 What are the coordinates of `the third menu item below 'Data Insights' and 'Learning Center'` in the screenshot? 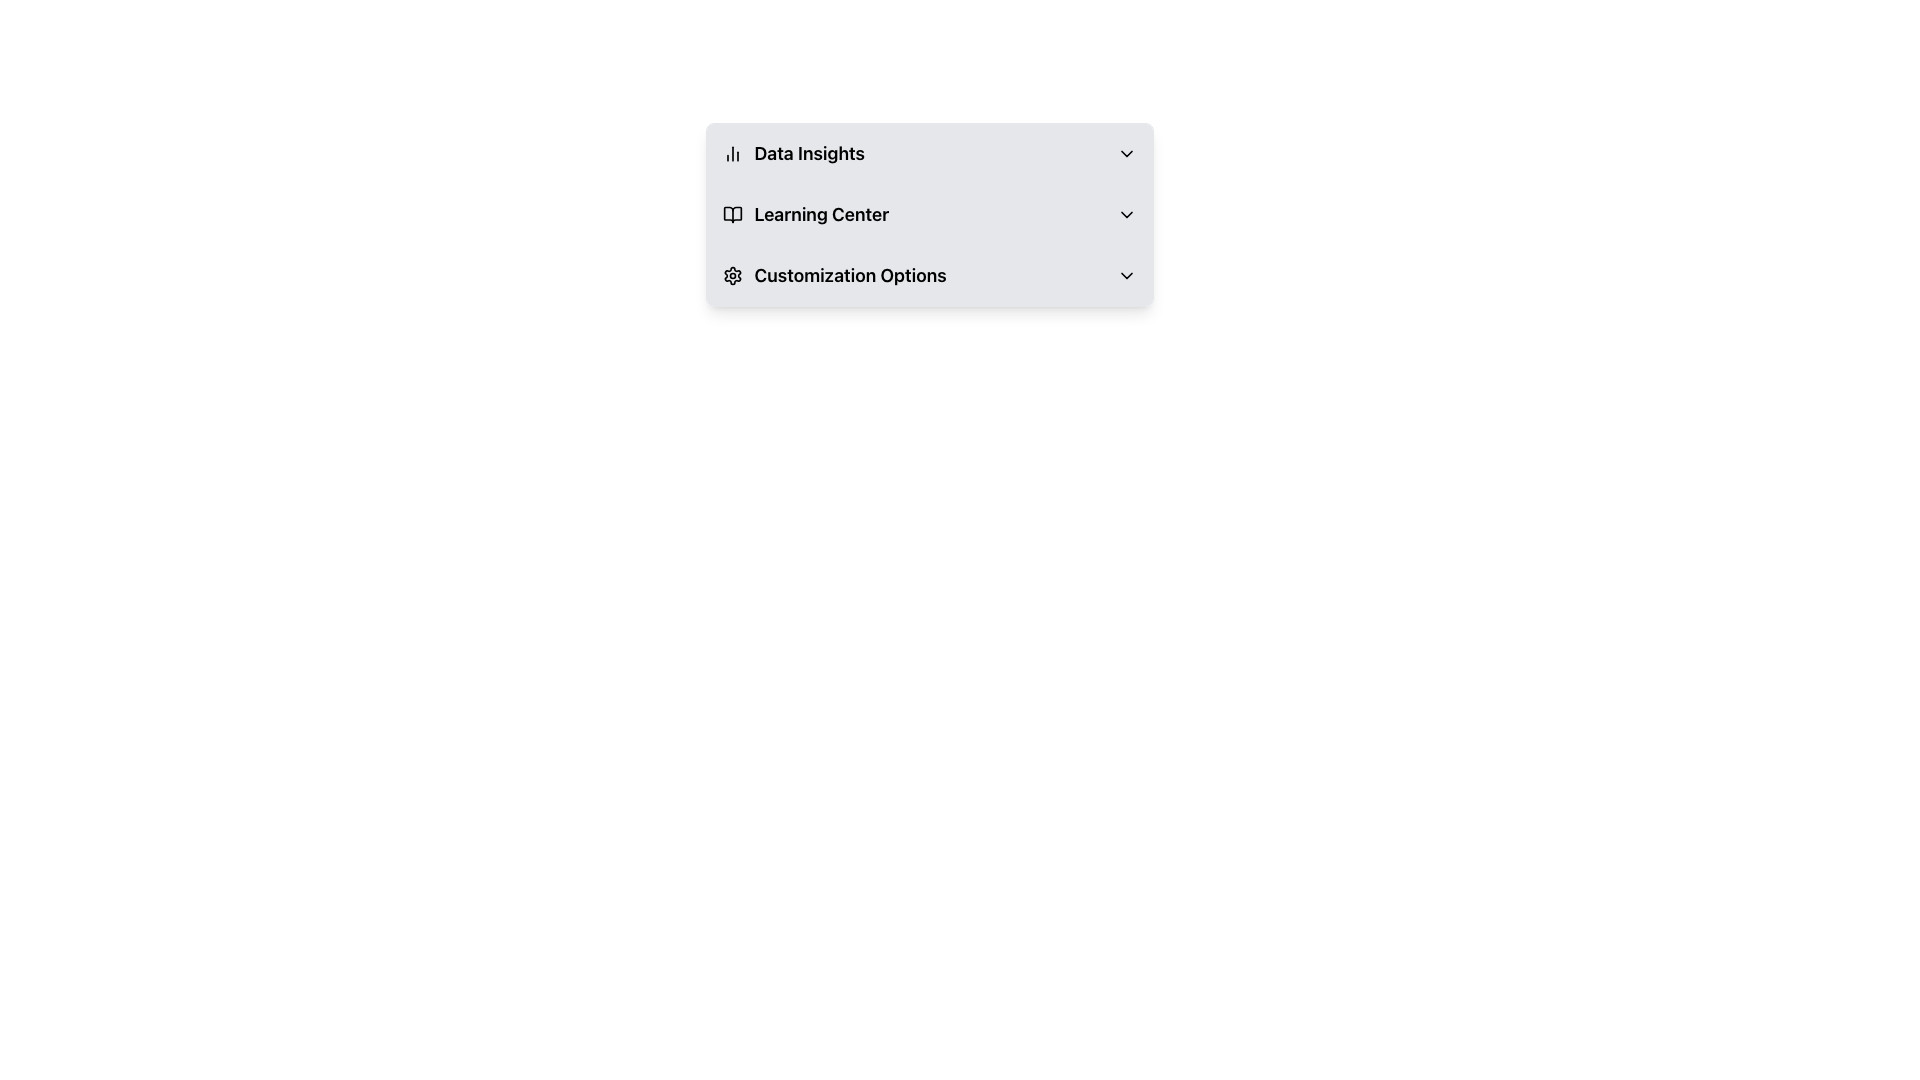 It's located at (834, 276).